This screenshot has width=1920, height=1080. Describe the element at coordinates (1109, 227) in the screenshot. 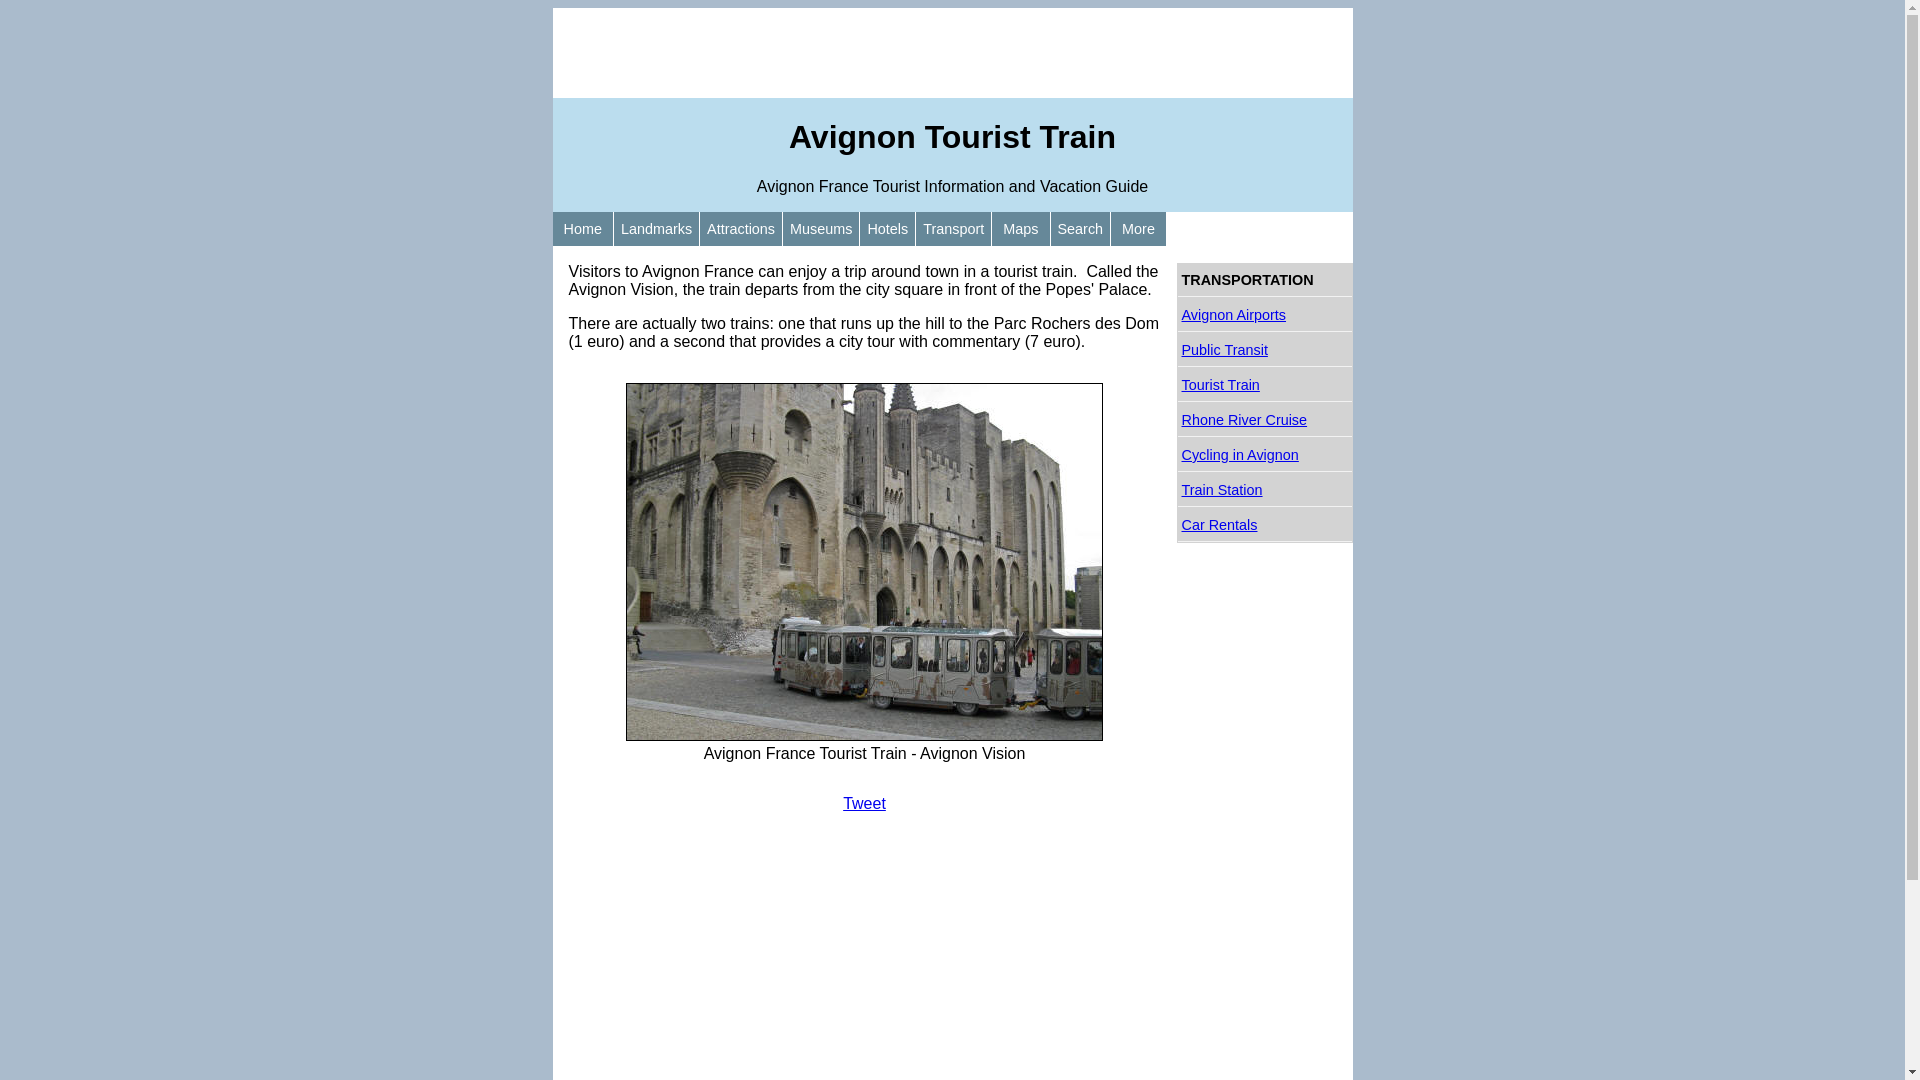

I see `' More '` at that location.